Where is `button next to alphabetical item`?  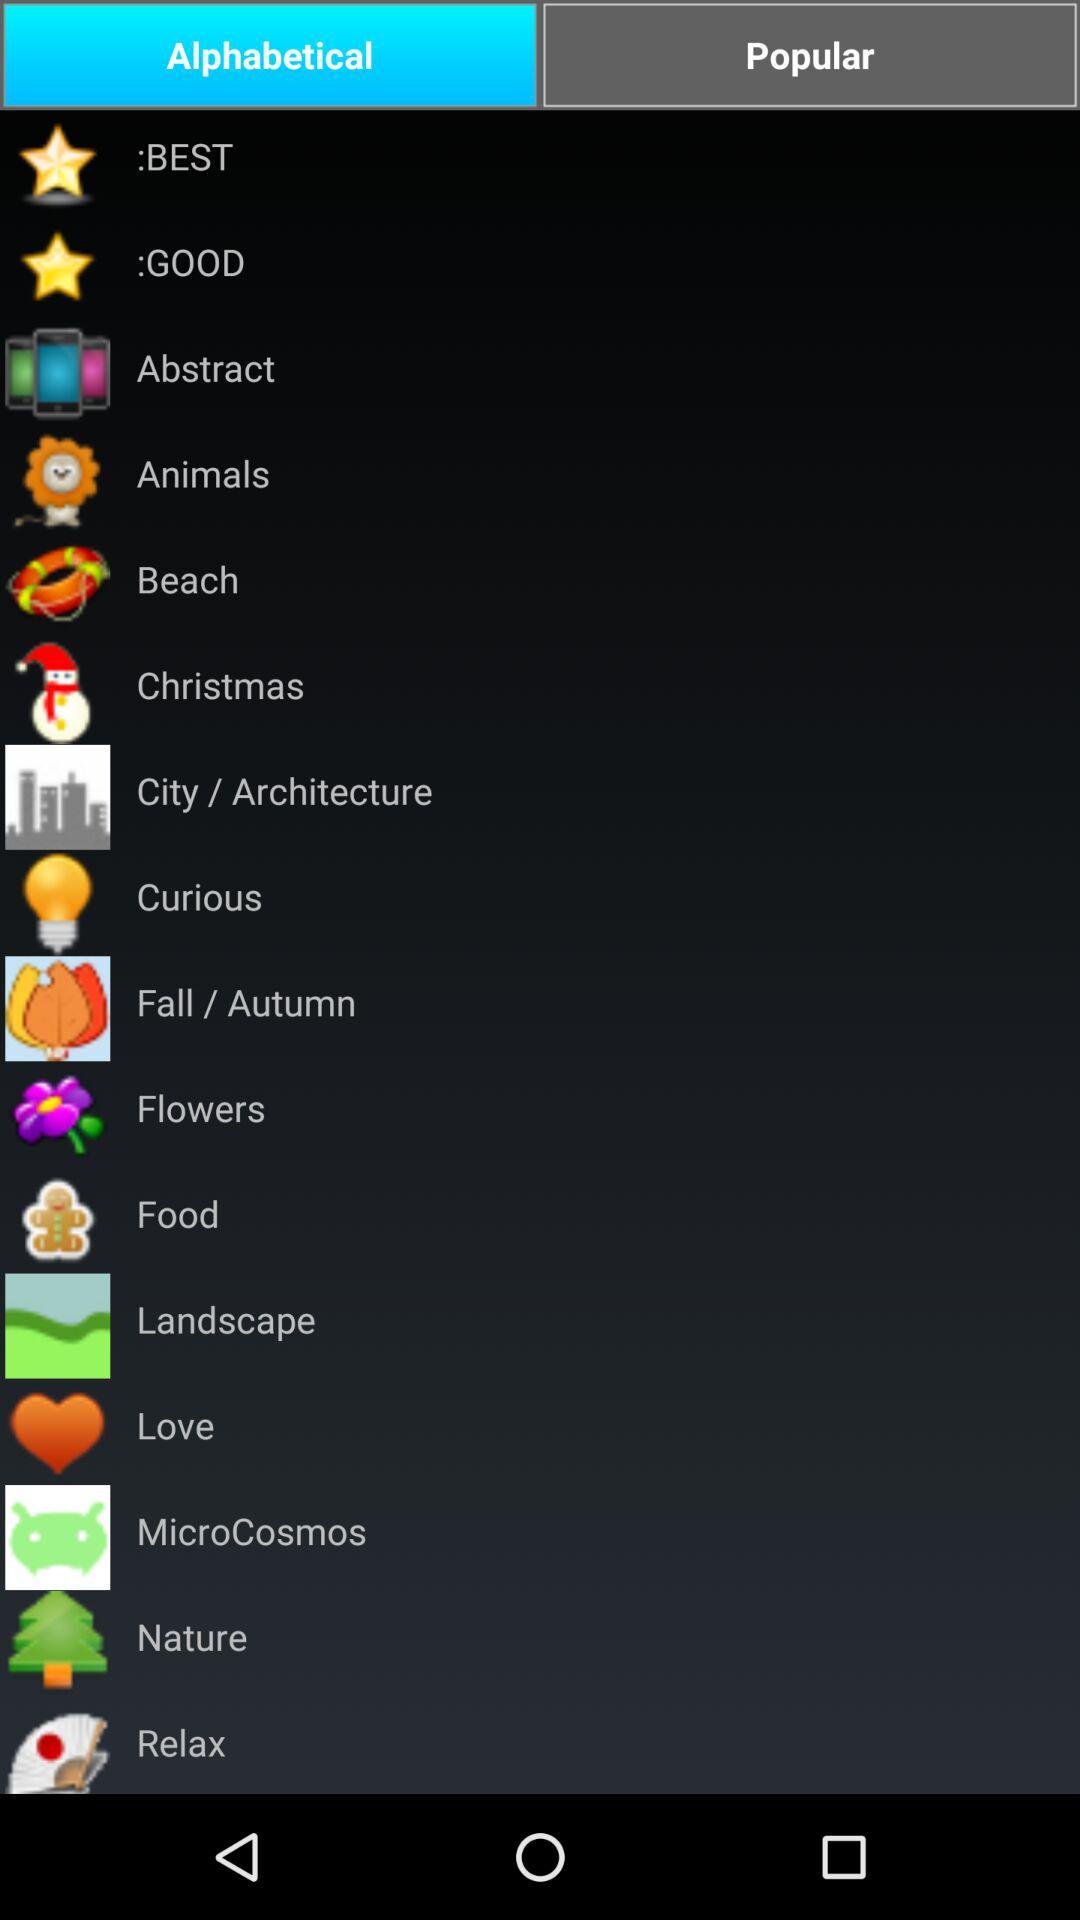 button next to alphabetical item is located at coordinates (810, 55).